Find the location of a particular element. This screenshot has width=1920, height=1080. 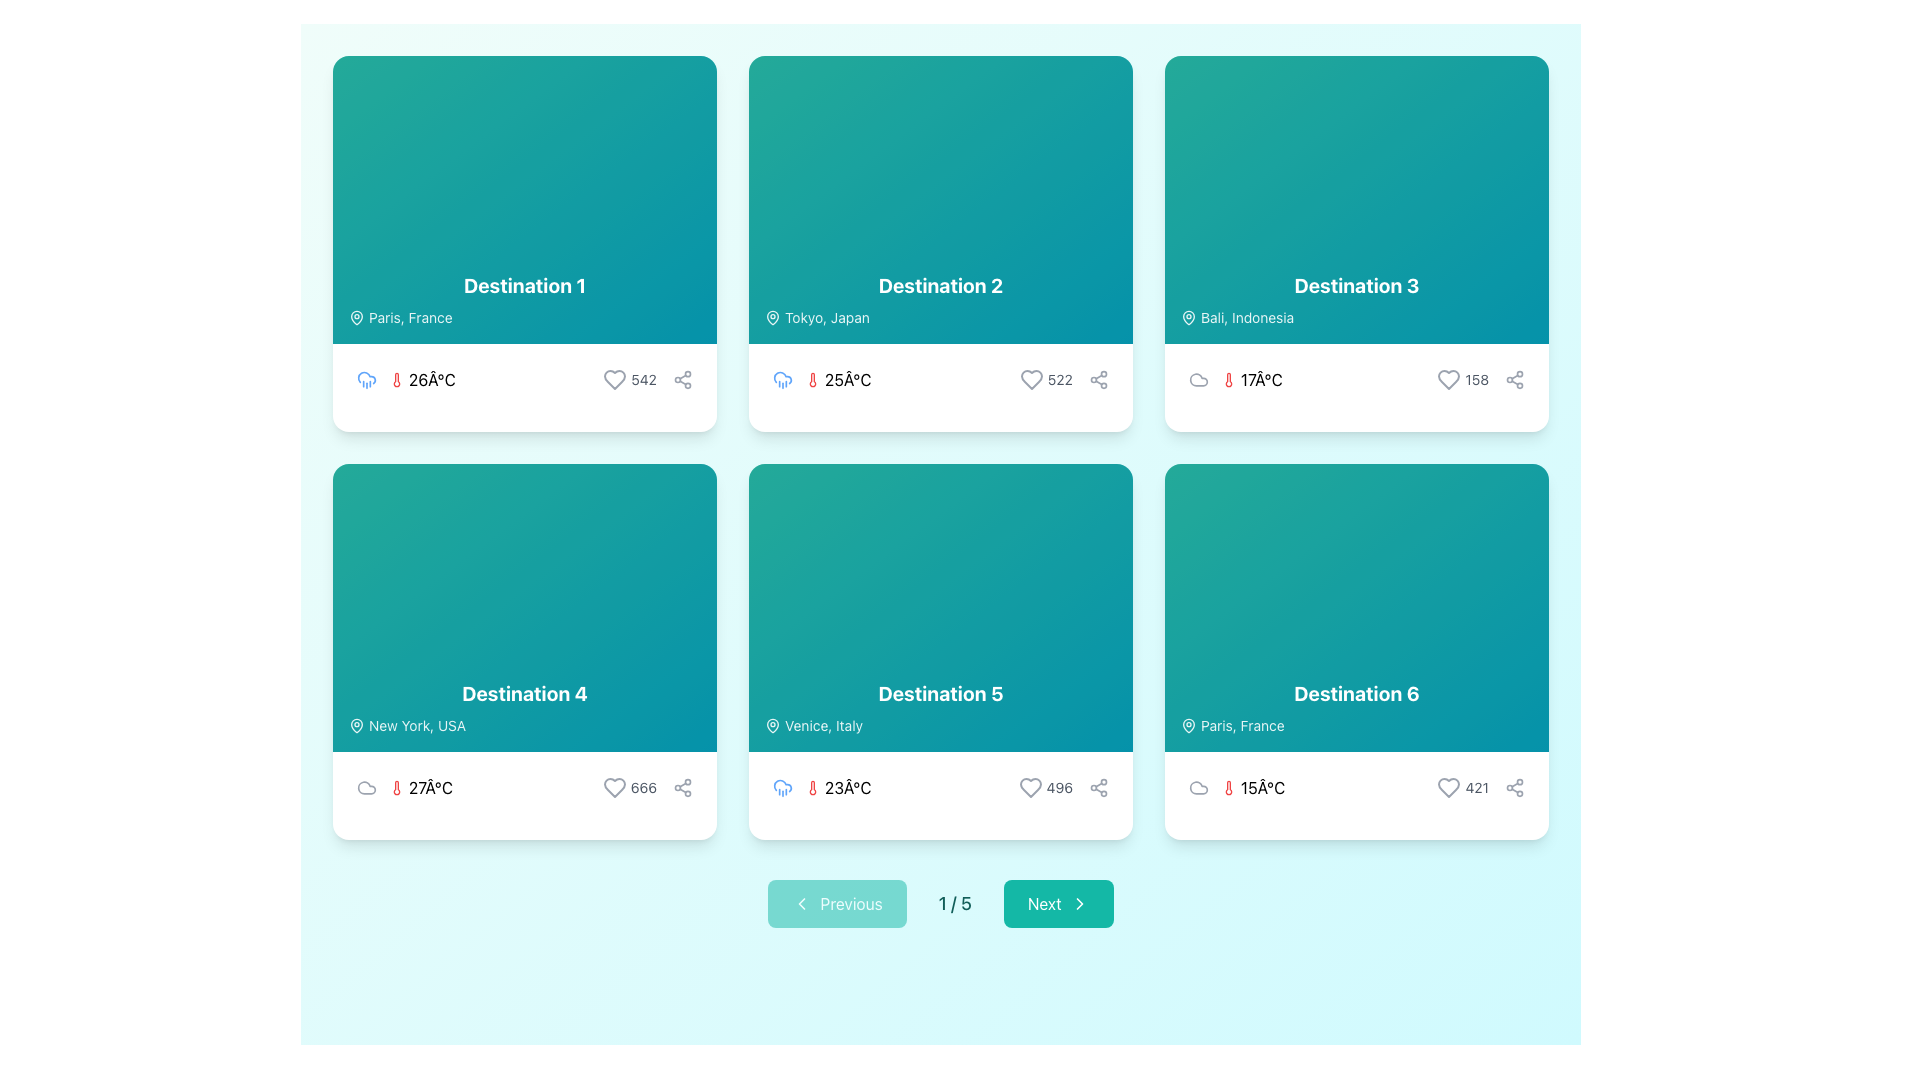

the chevron SVG icon located to the right of the 'Next' label in the navigation button at the bottom of the interface is located at coordinates (1078, 903).